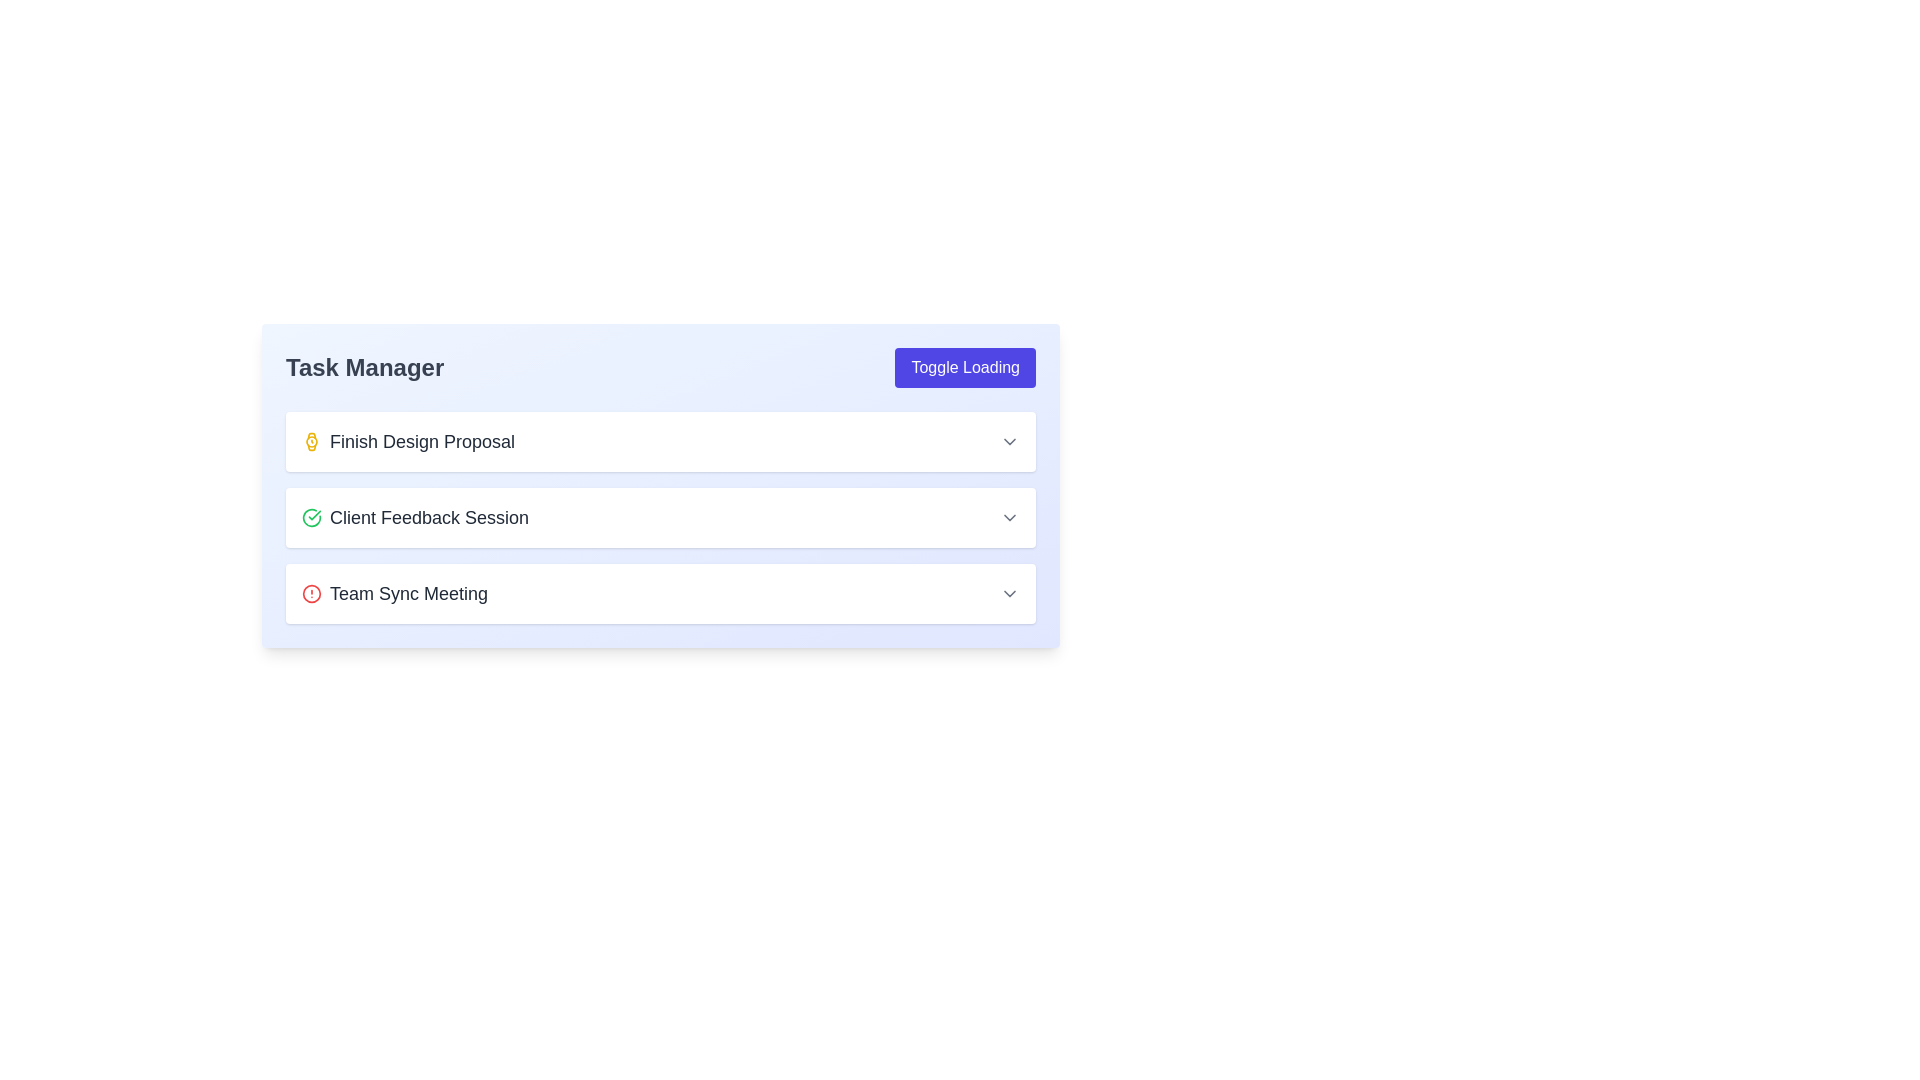  I want to click on the 'Team Sync Meeting' task entry, so click(395, 593).